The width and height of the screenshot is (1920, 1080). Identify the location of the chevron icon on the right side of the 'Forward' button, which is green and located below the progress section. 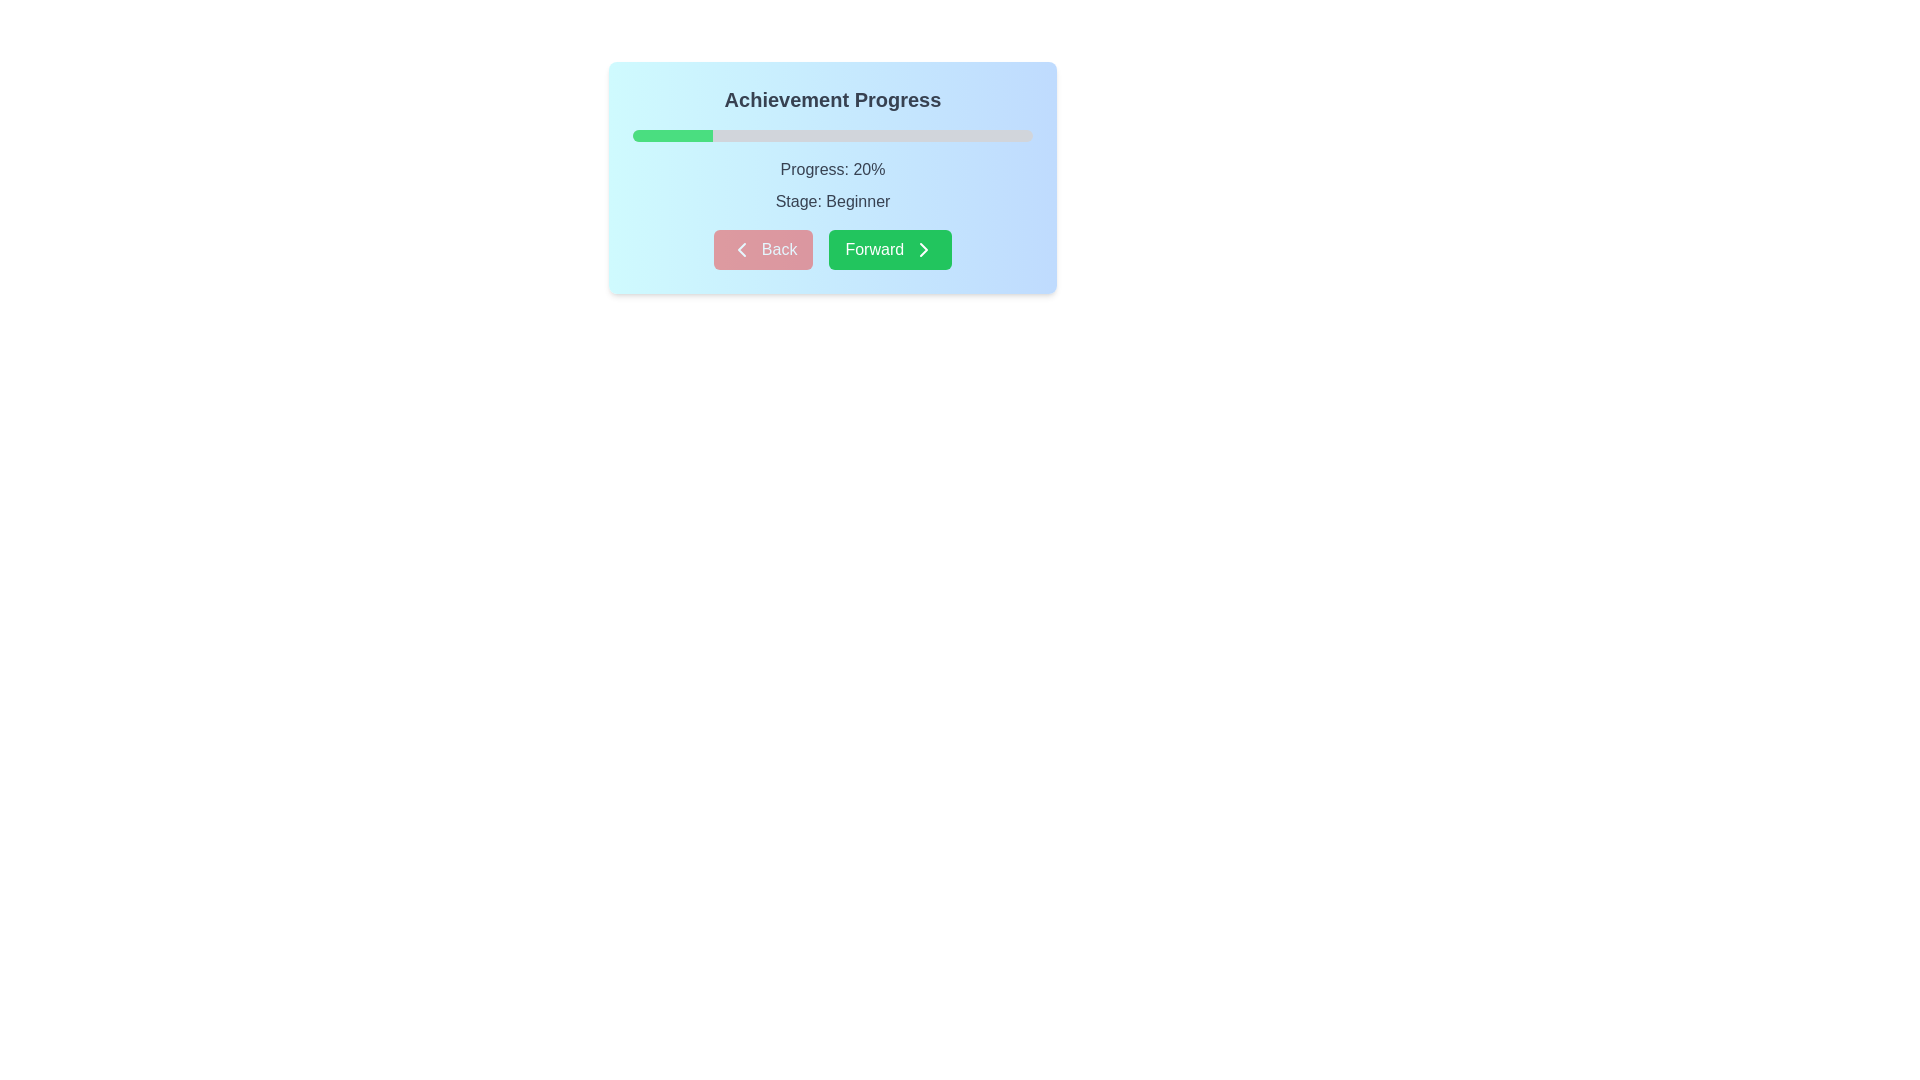
(923, 249).